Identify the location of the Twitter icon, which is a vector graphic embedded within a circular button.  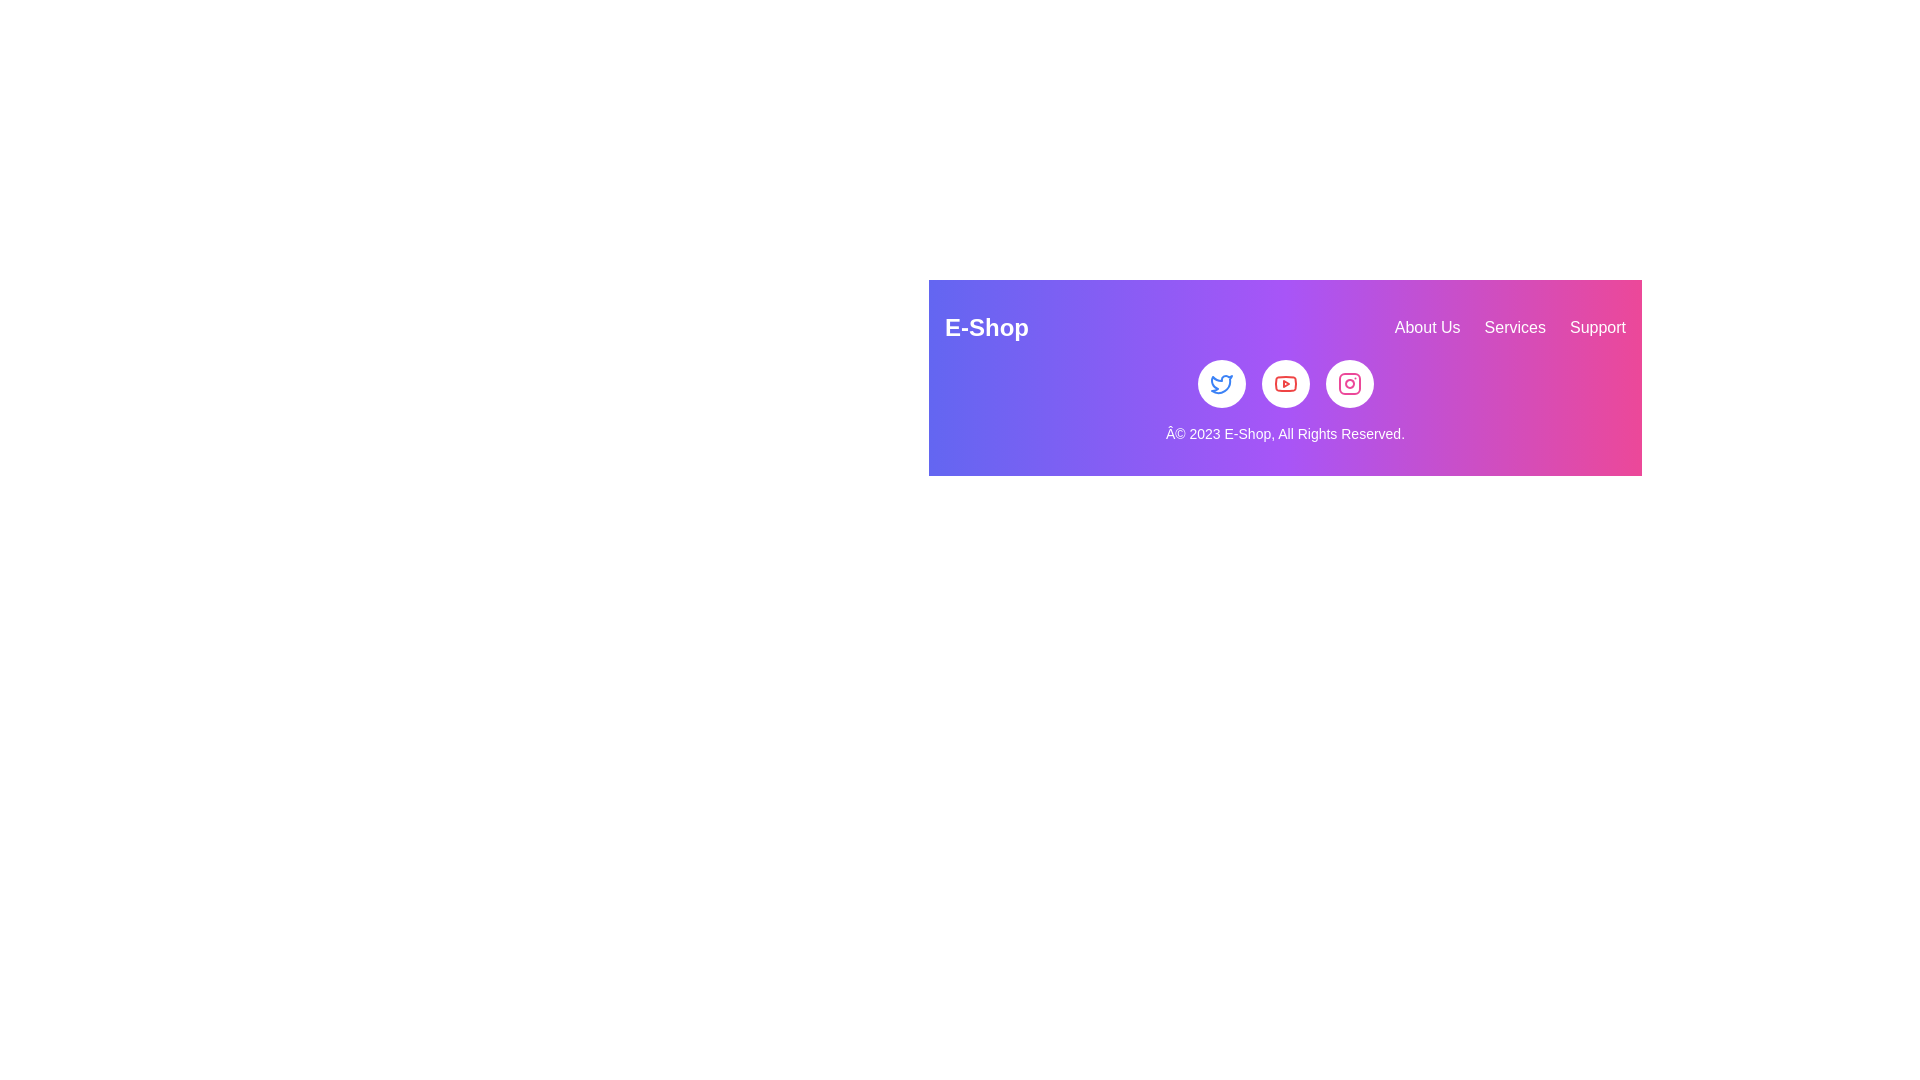
(1220, 384).